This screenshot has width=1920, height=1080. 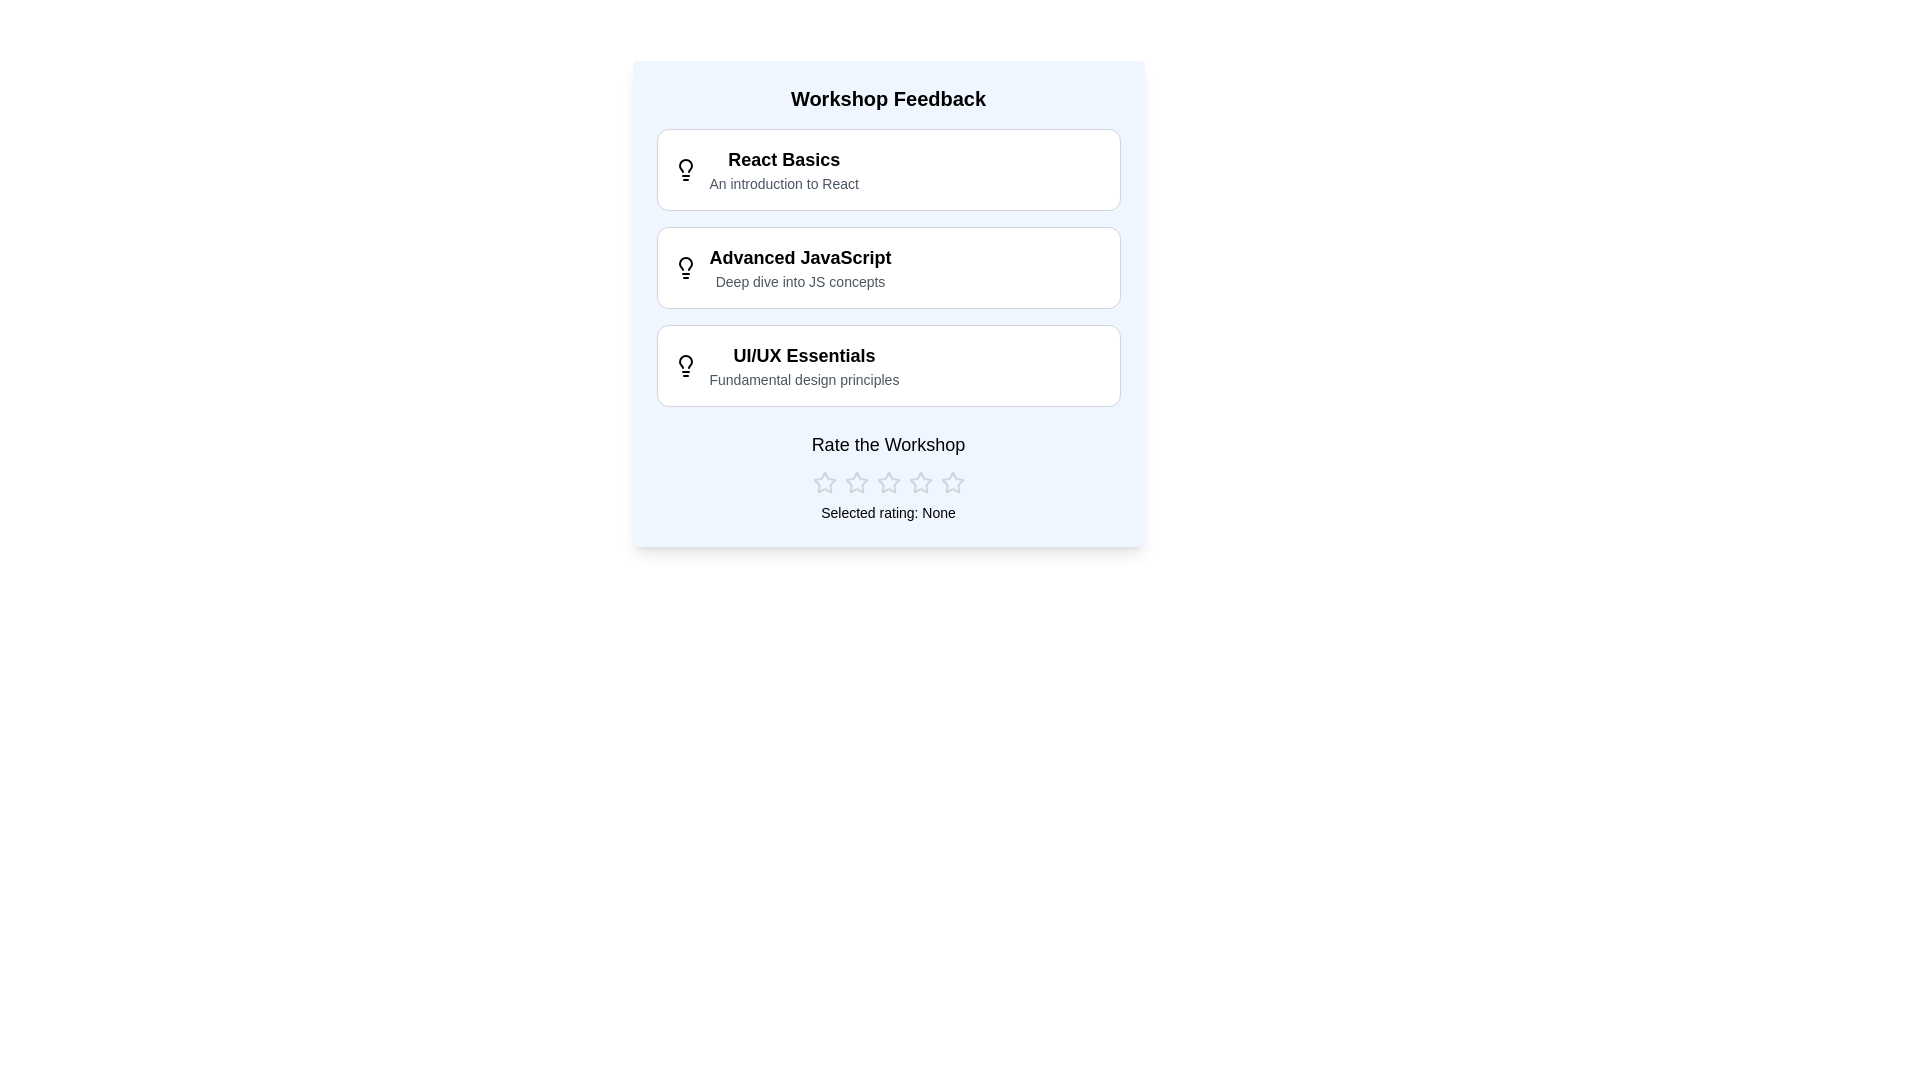 What do you see at coordinates (685, 168) in the screenshot?
I see `the lightbulb icon, which is the first icon in the list group located at the top left of the text 'React Basics'` at bounding box center [685, 168].